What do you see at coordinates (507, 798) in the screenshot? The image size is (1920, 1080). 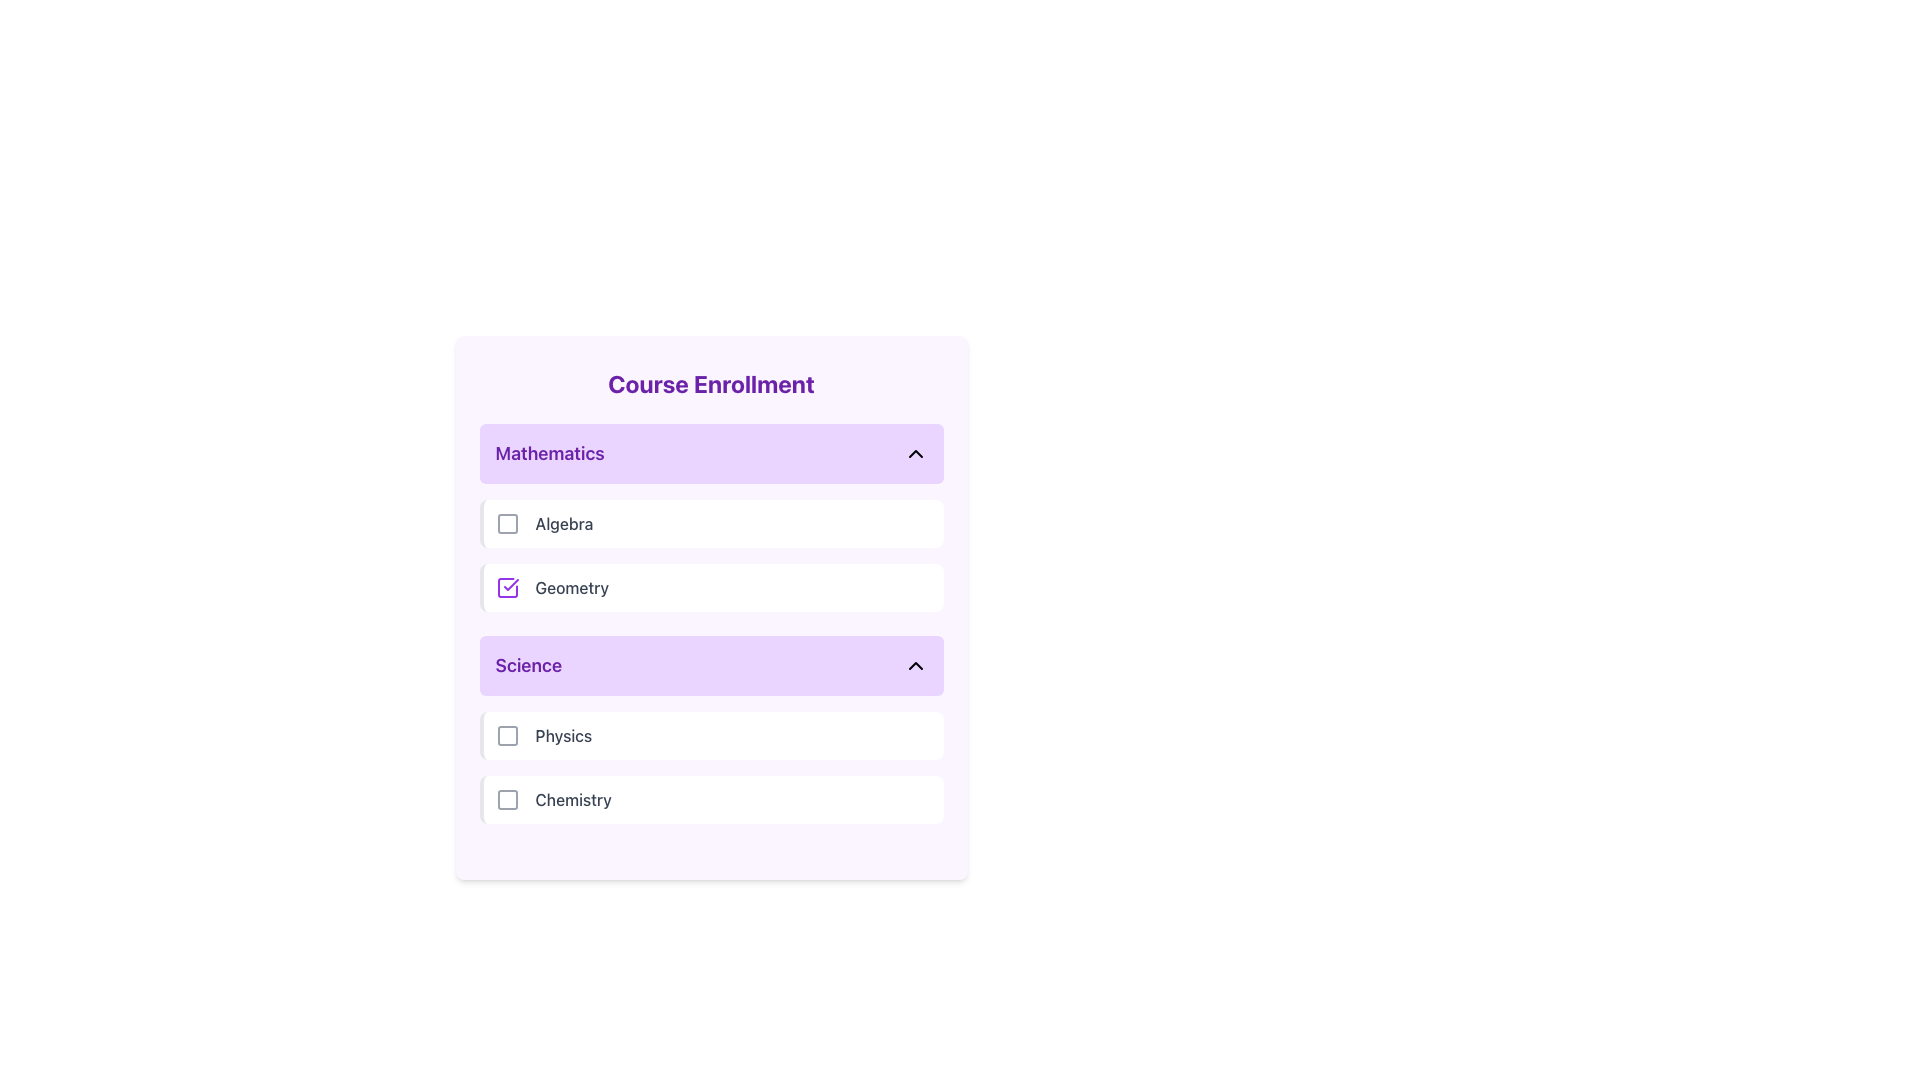 I see `the interactive checkbox for 'Chemistry'` at bounding box center [507, 798].